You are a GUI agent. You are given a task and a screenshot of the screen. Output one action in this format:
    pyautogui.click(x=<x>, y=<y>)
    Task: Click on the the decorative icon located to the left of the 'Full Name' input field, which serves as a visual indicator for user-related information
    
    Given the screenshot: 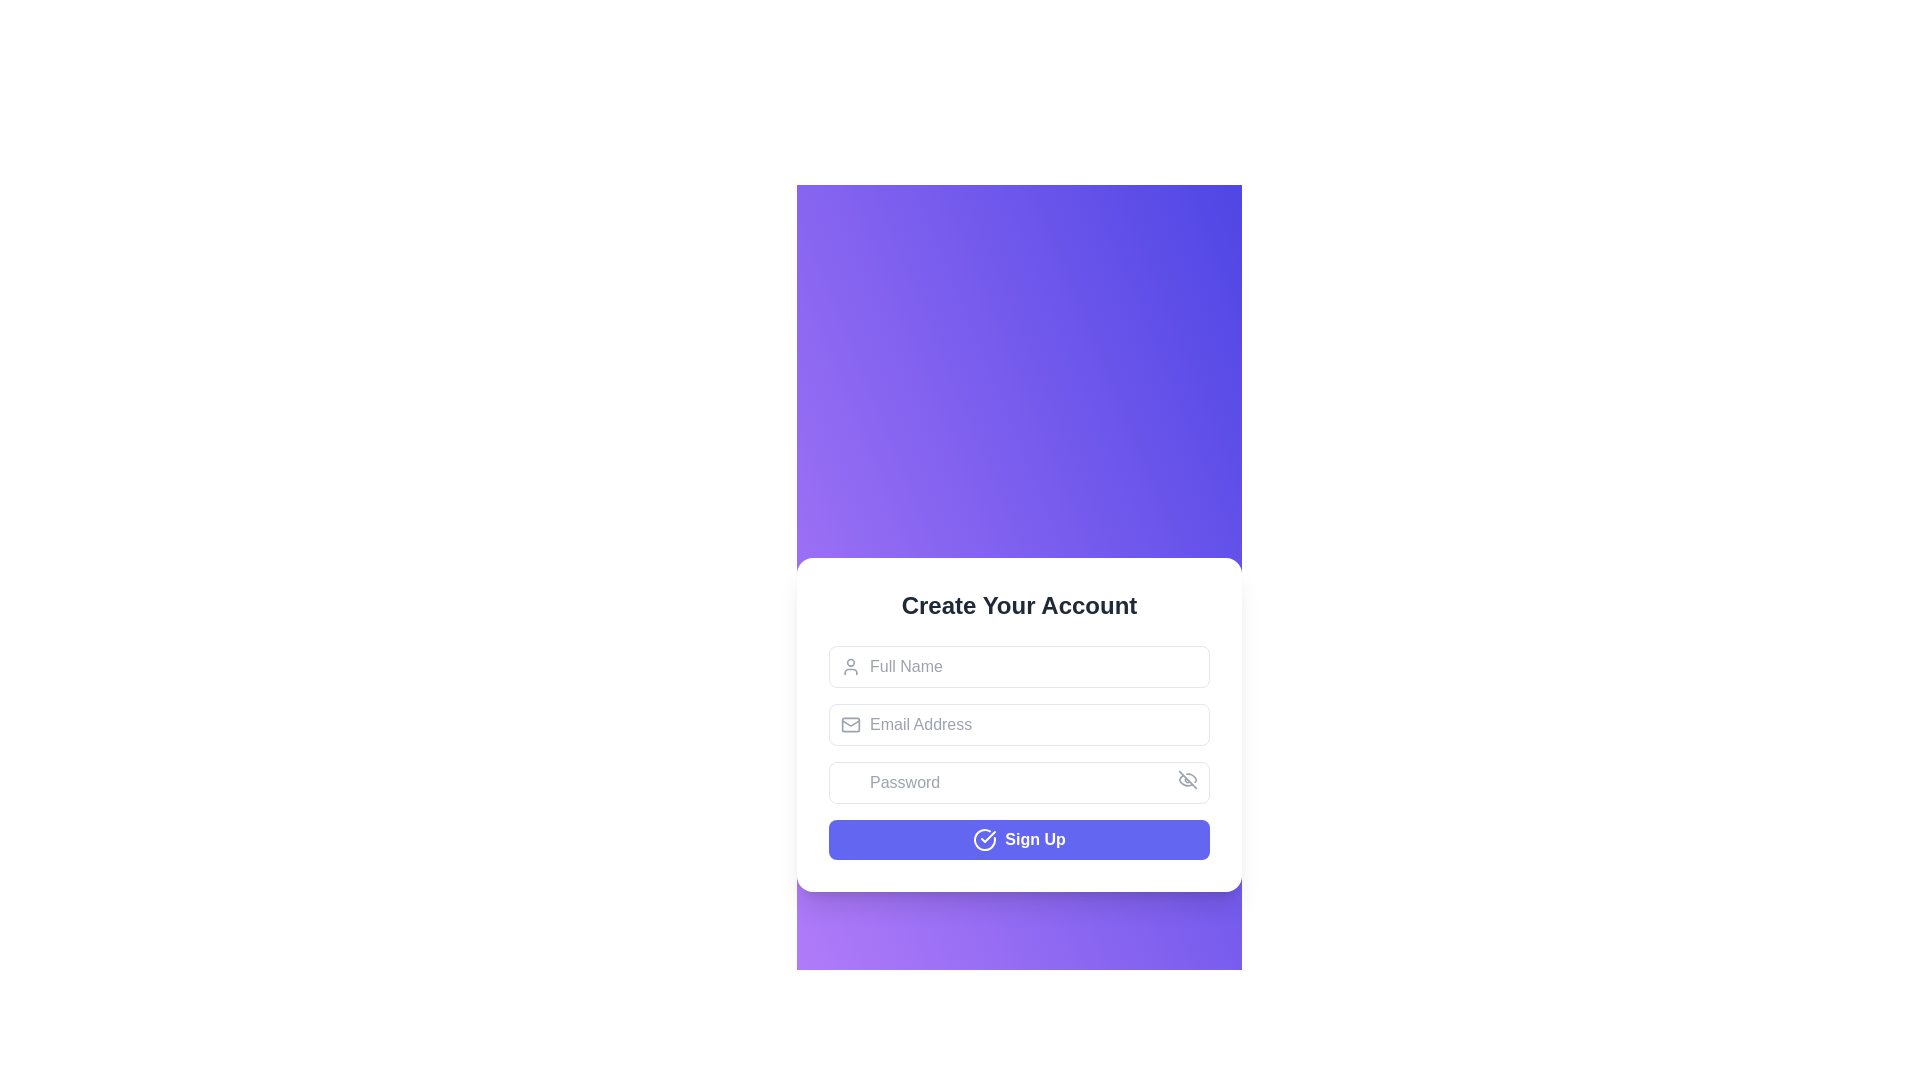 What is the action you would take?
    pyautogui.click(x=850, y=666)
    